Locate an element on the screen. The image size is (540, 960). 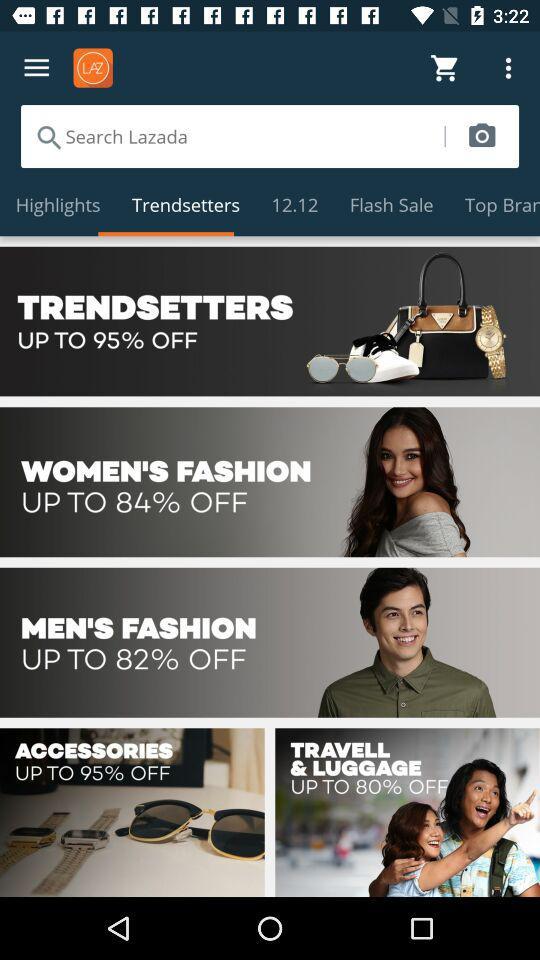
click option is located at coordinates (270, 641).